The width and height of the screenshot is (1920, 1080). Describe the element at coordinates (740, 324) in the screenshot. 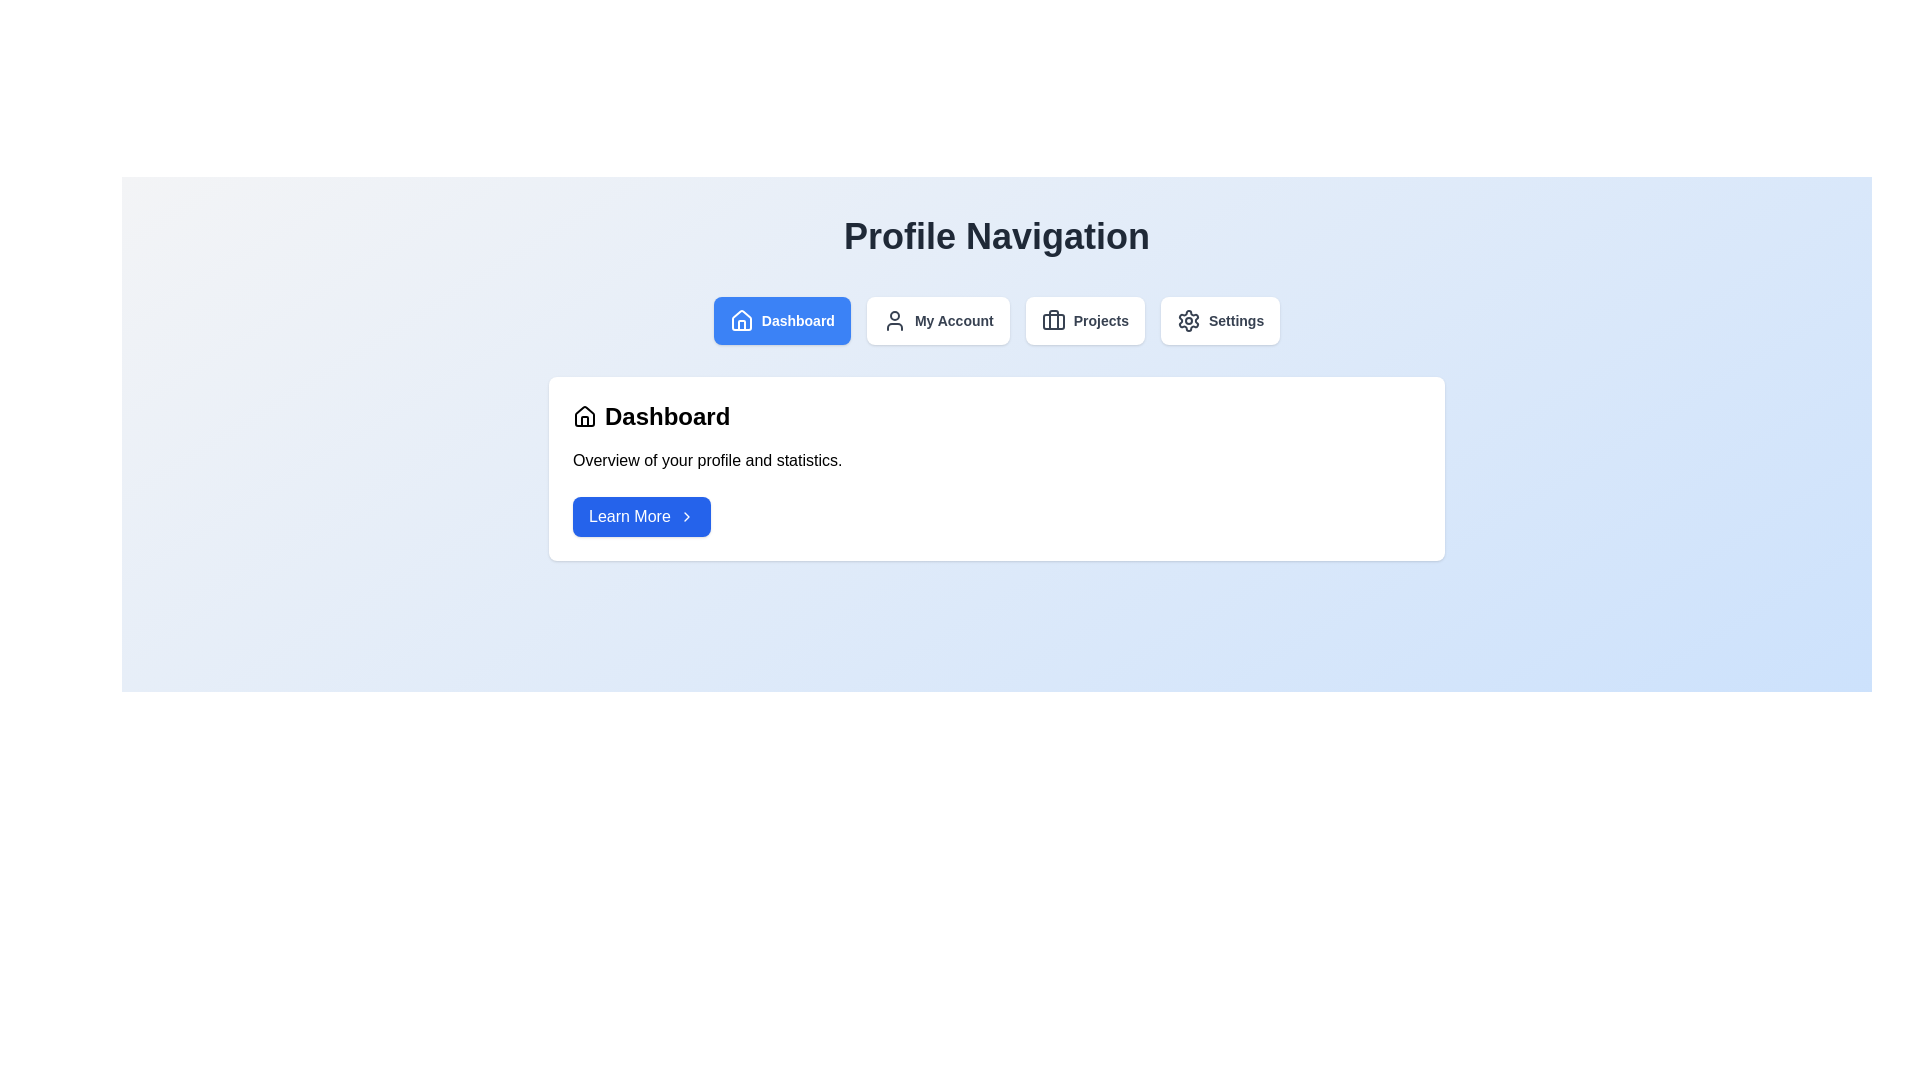

I see `the door element of the house icon in the SVG graphic, which is located at the vertical bottom portion and is visually smaller compared to the roof and walls` at that location.